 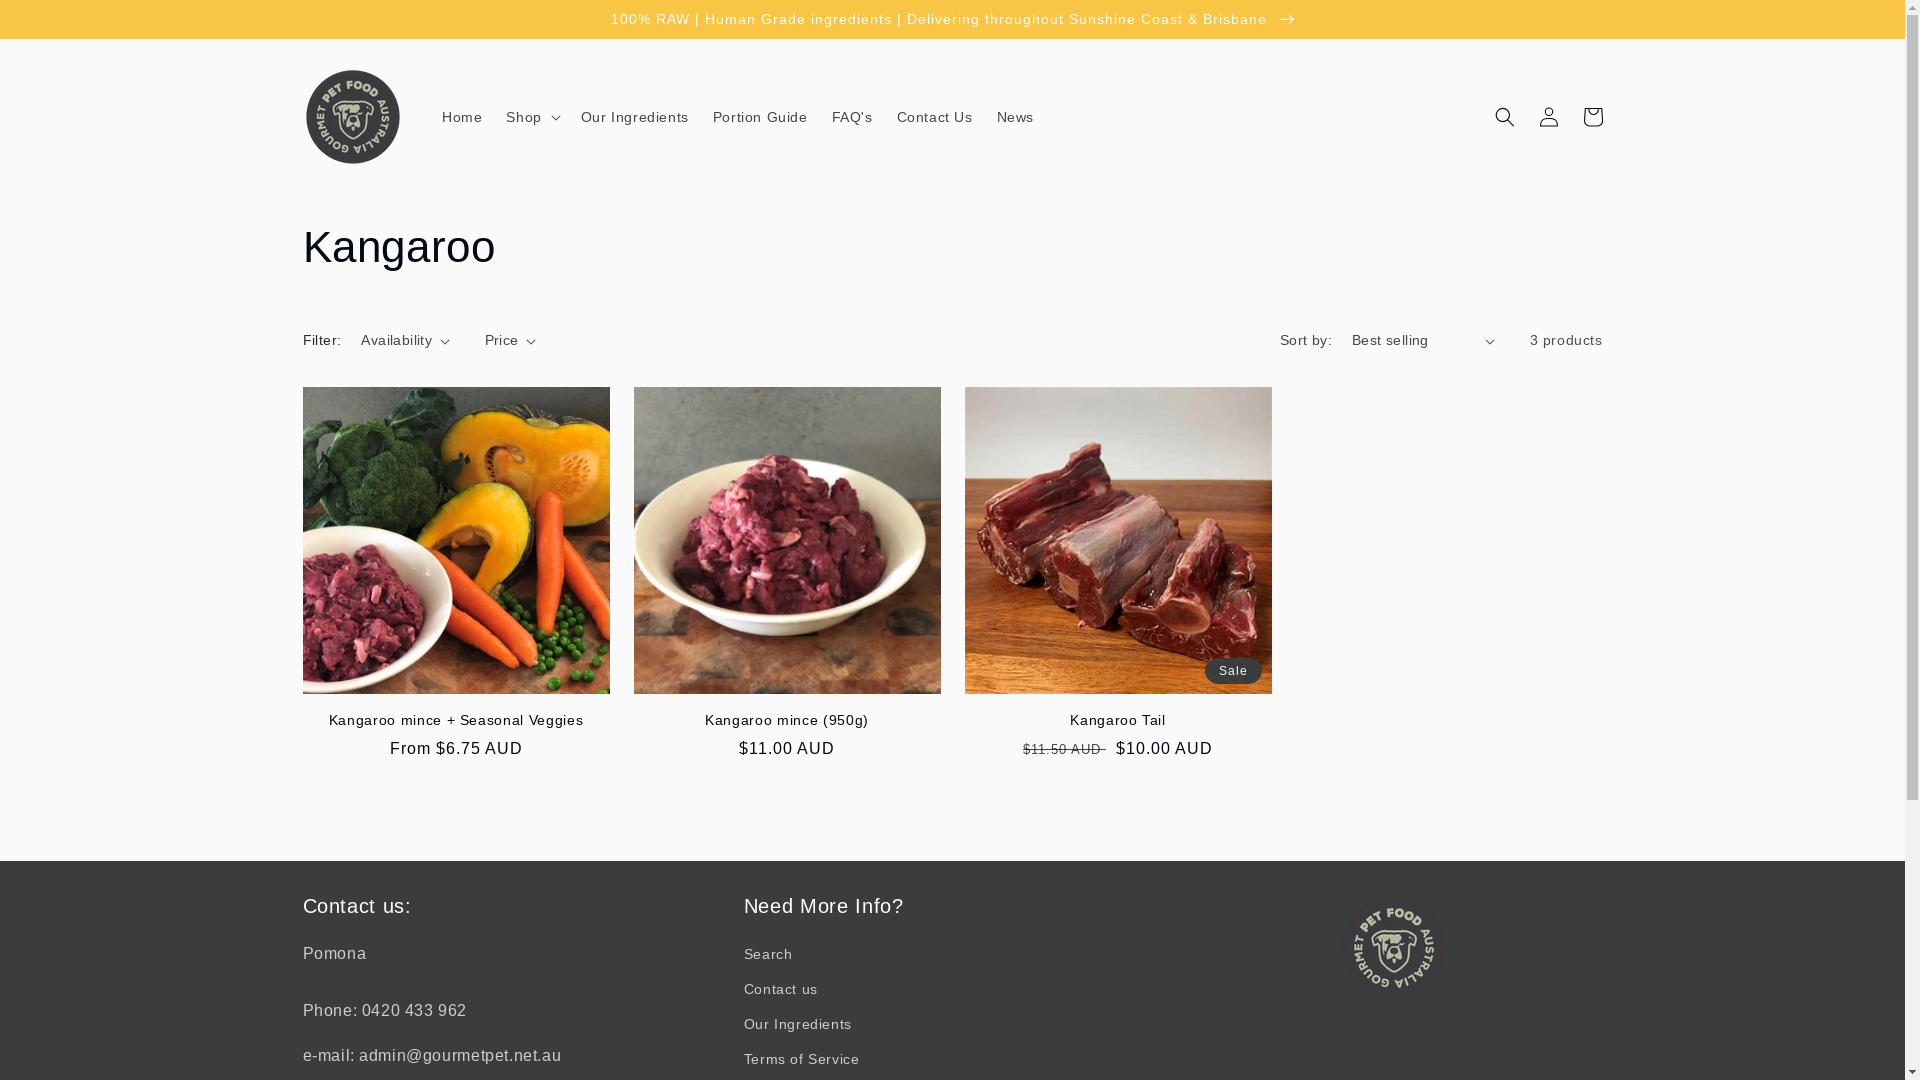 I want to click on 'Cart', so click(x=1591, y=116).